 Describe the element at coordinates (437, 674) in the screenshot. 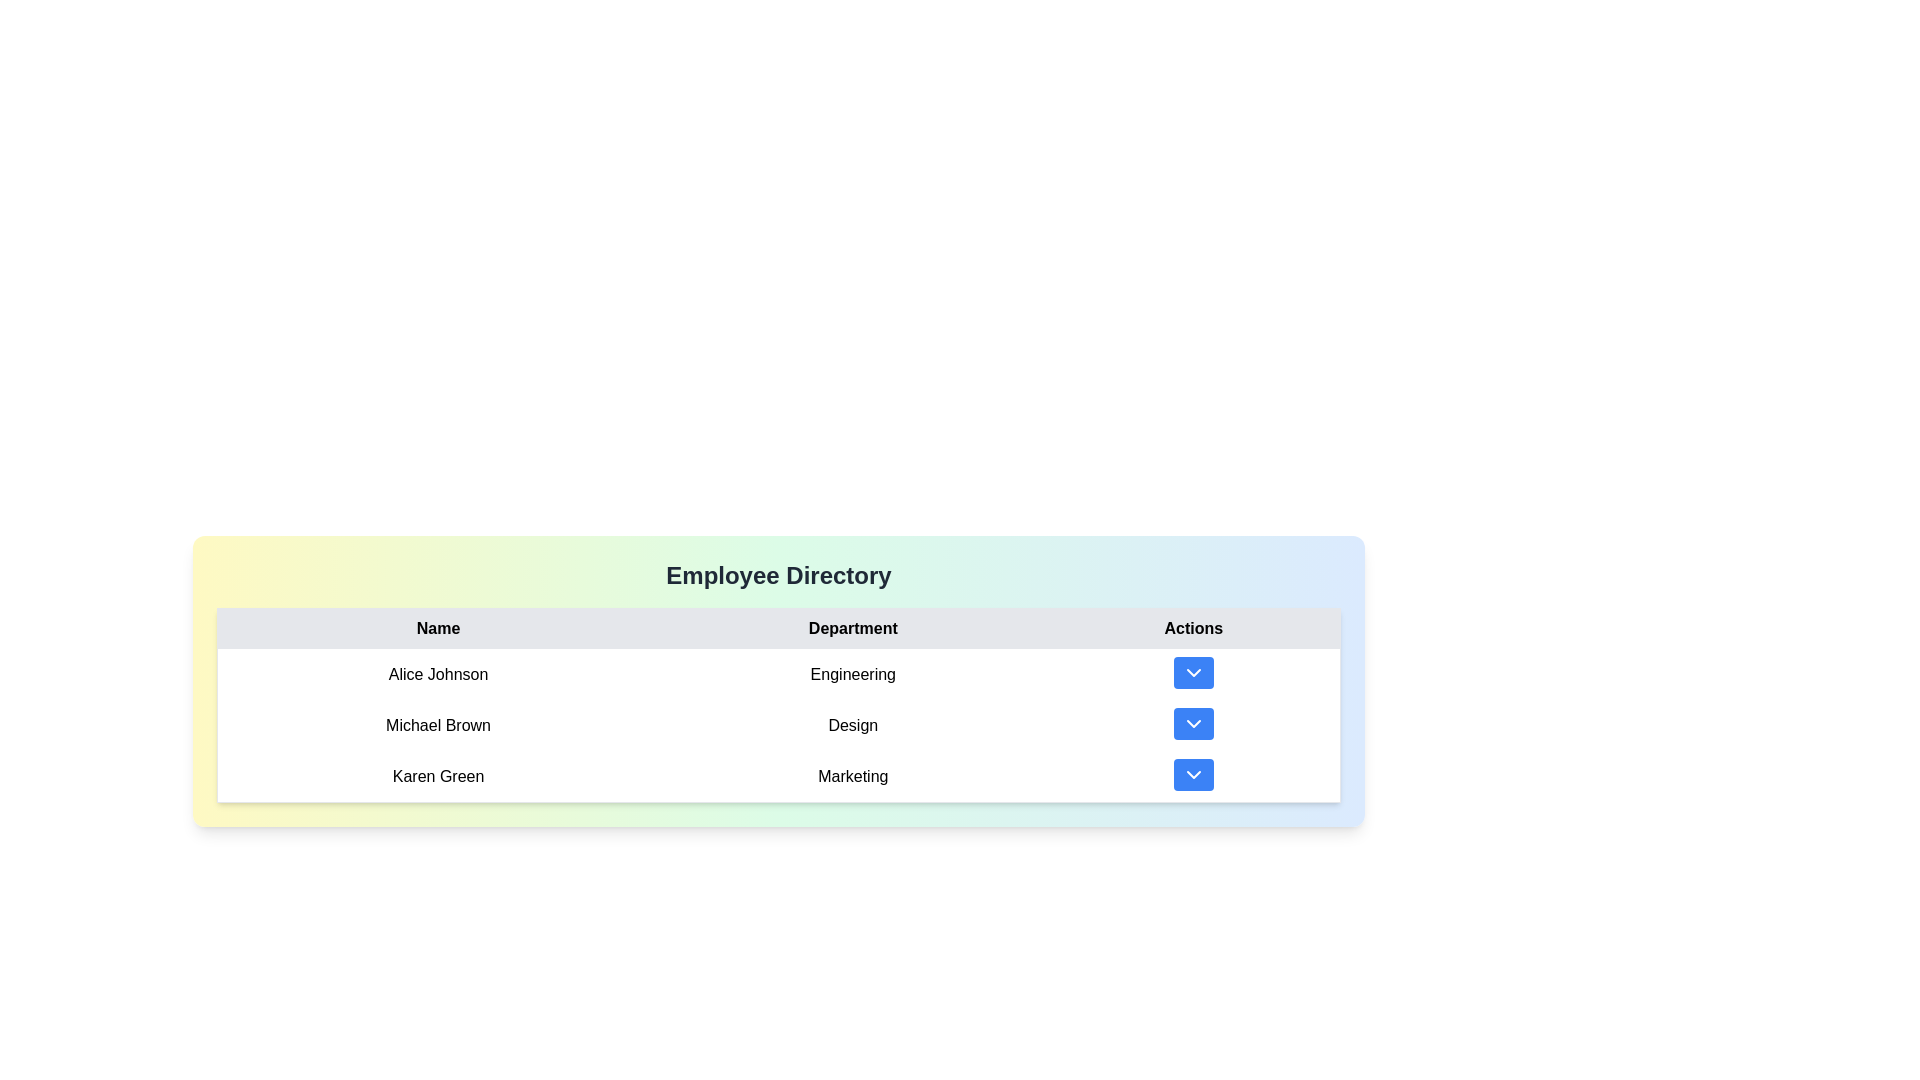

I see `the text label displaying 'Alice Johnson' in bold within the 'Name' column of the table` at that location.